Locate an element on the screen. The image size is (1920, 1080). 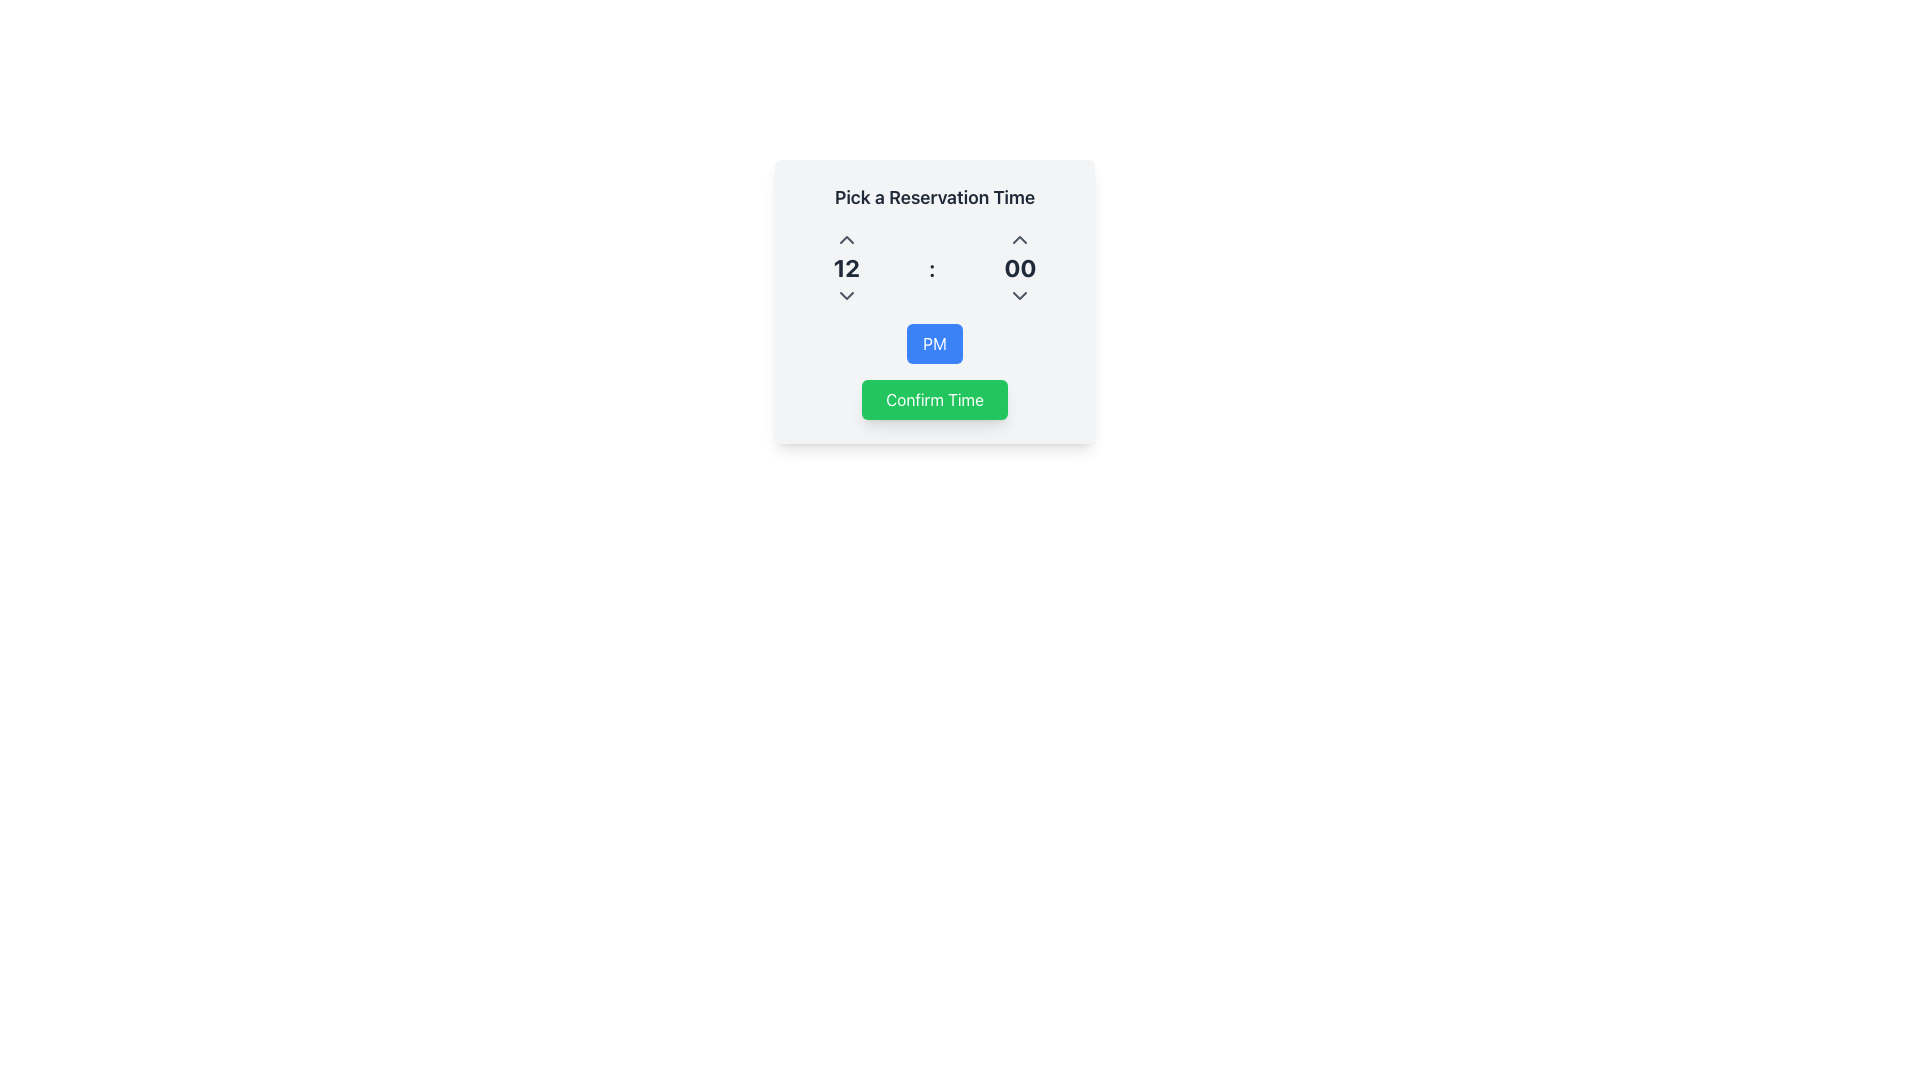
the toggle button located centrally below the time selection fields to switch between AM and PM time periods is located at coordinates (934, 342).